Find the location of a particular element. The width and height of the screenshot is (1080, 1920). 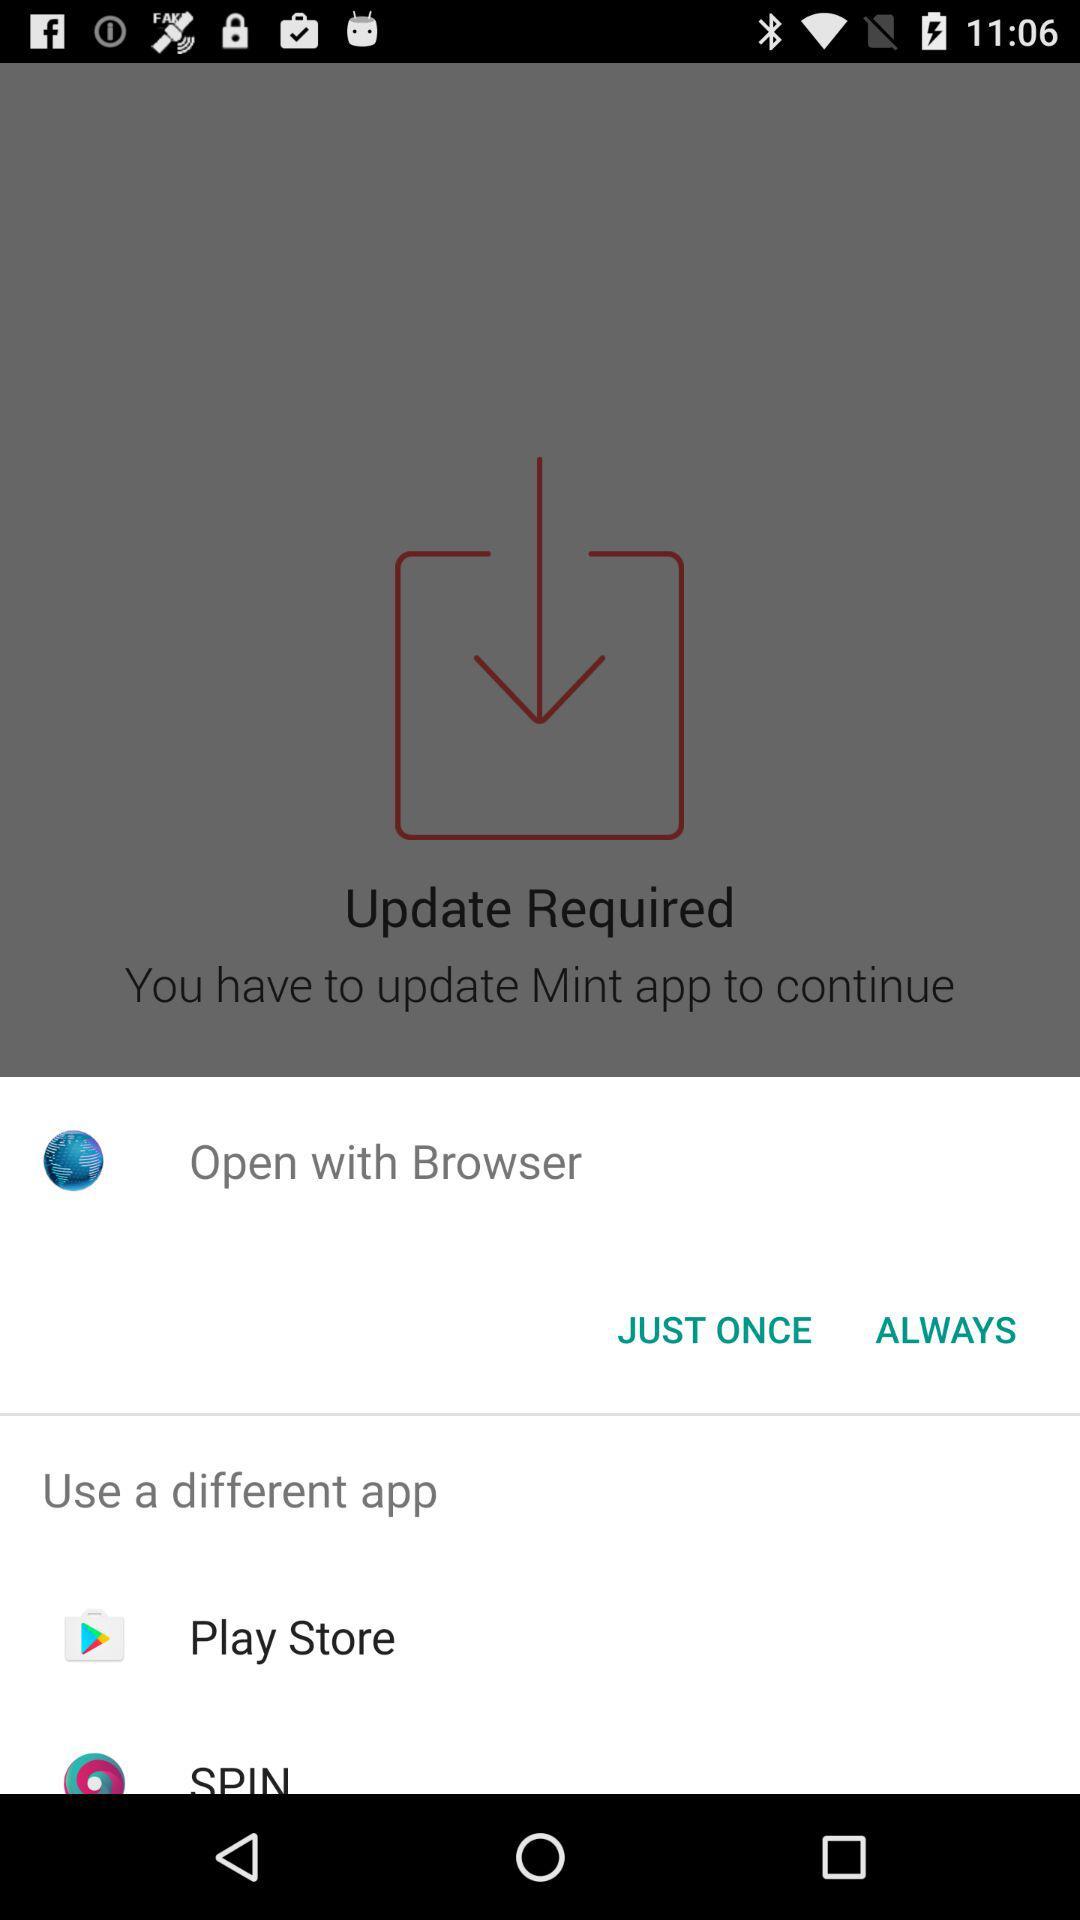

the spin icon is located at coordinates (239, 1772).